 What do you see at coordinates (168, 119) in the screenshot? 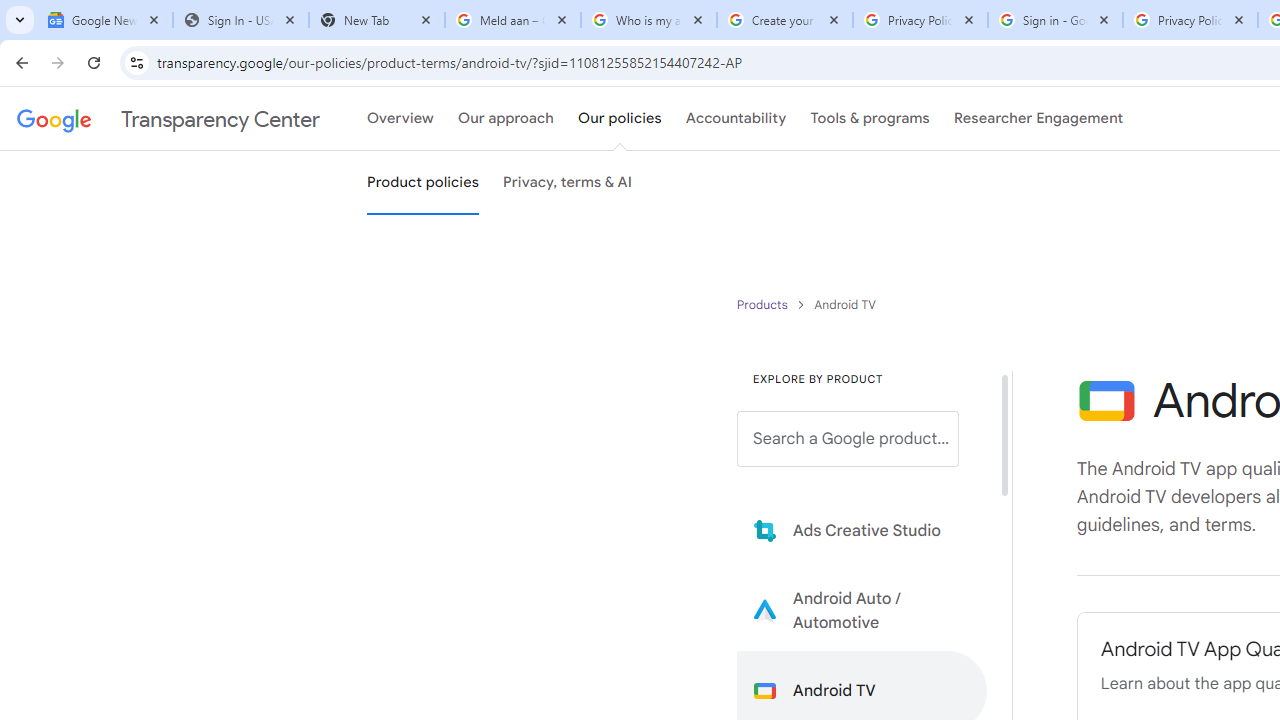
I see `'Transparency Center'` at bounding box center [168, 119].